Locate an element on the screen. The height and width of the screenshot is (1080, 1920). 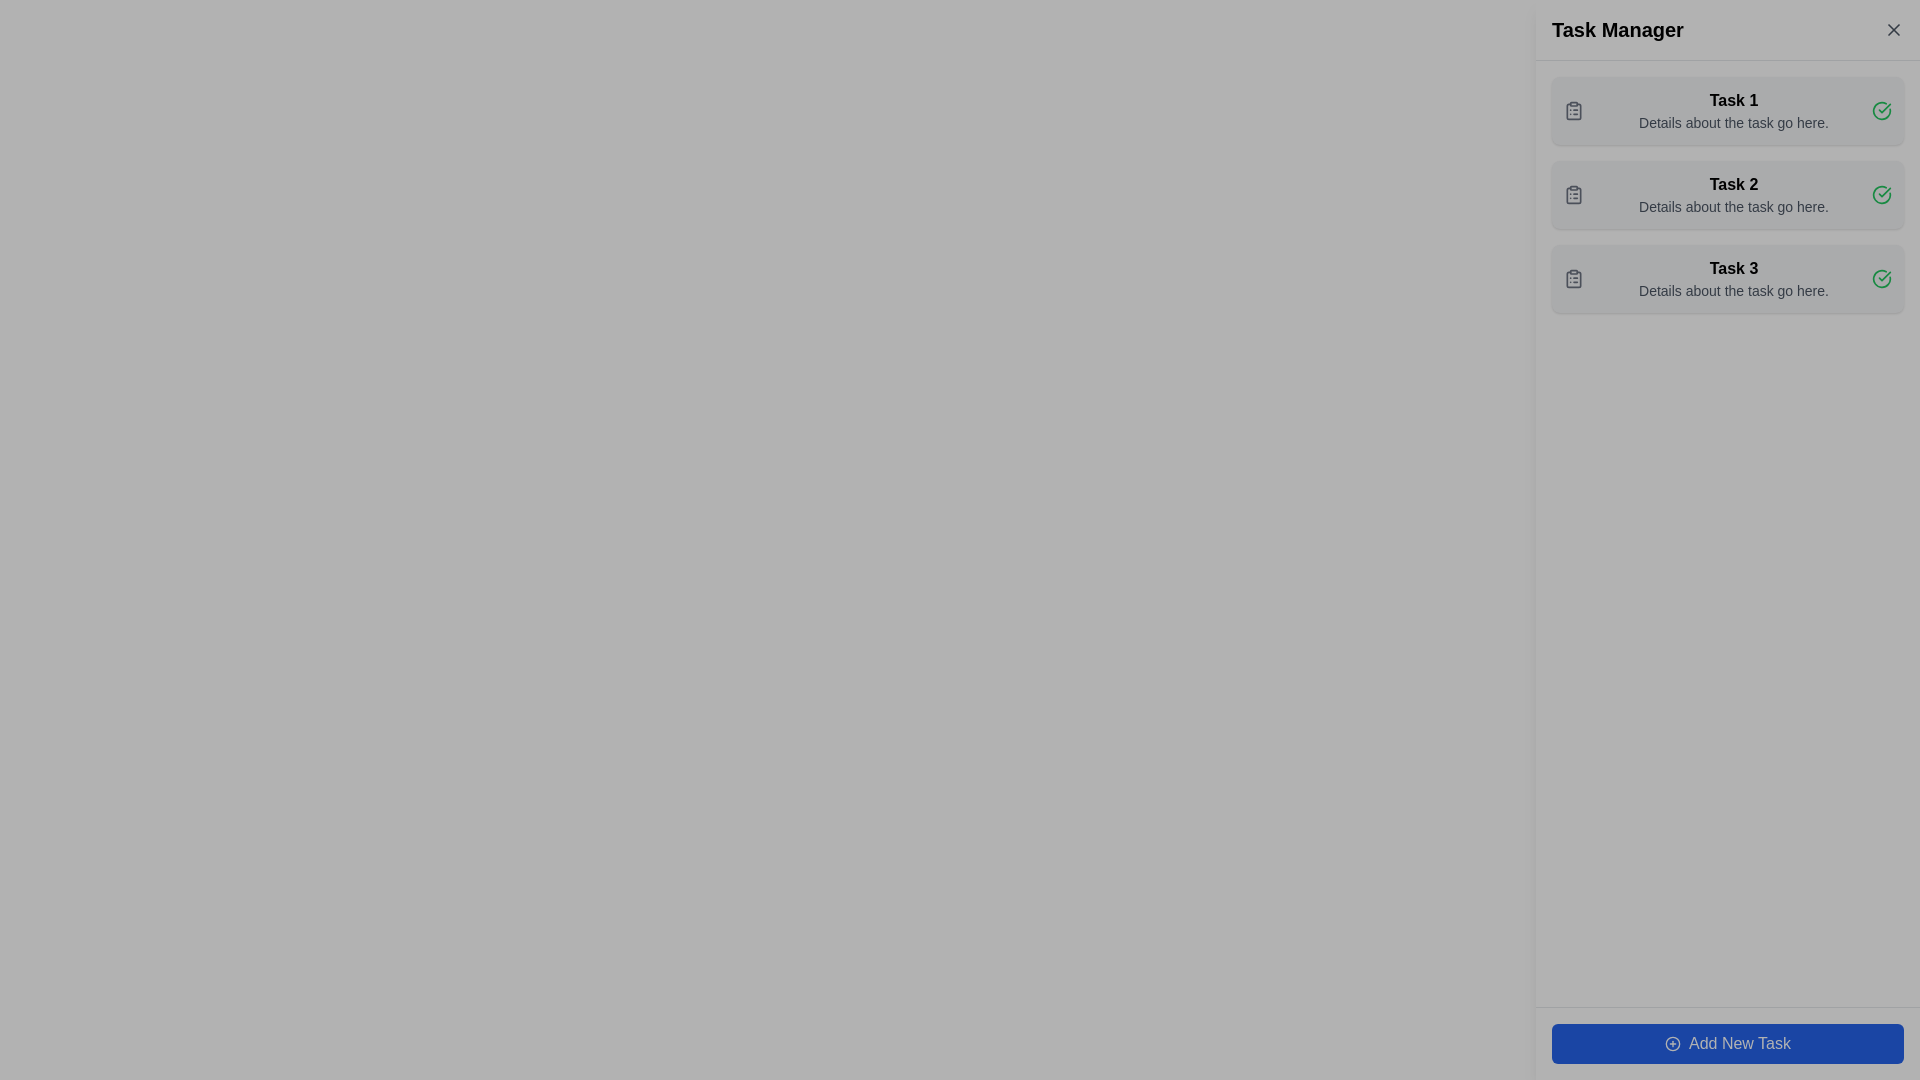
the first task item labeled 'Task 1' in the 'Task Manager' pane is located at coordinates (1732, 111).